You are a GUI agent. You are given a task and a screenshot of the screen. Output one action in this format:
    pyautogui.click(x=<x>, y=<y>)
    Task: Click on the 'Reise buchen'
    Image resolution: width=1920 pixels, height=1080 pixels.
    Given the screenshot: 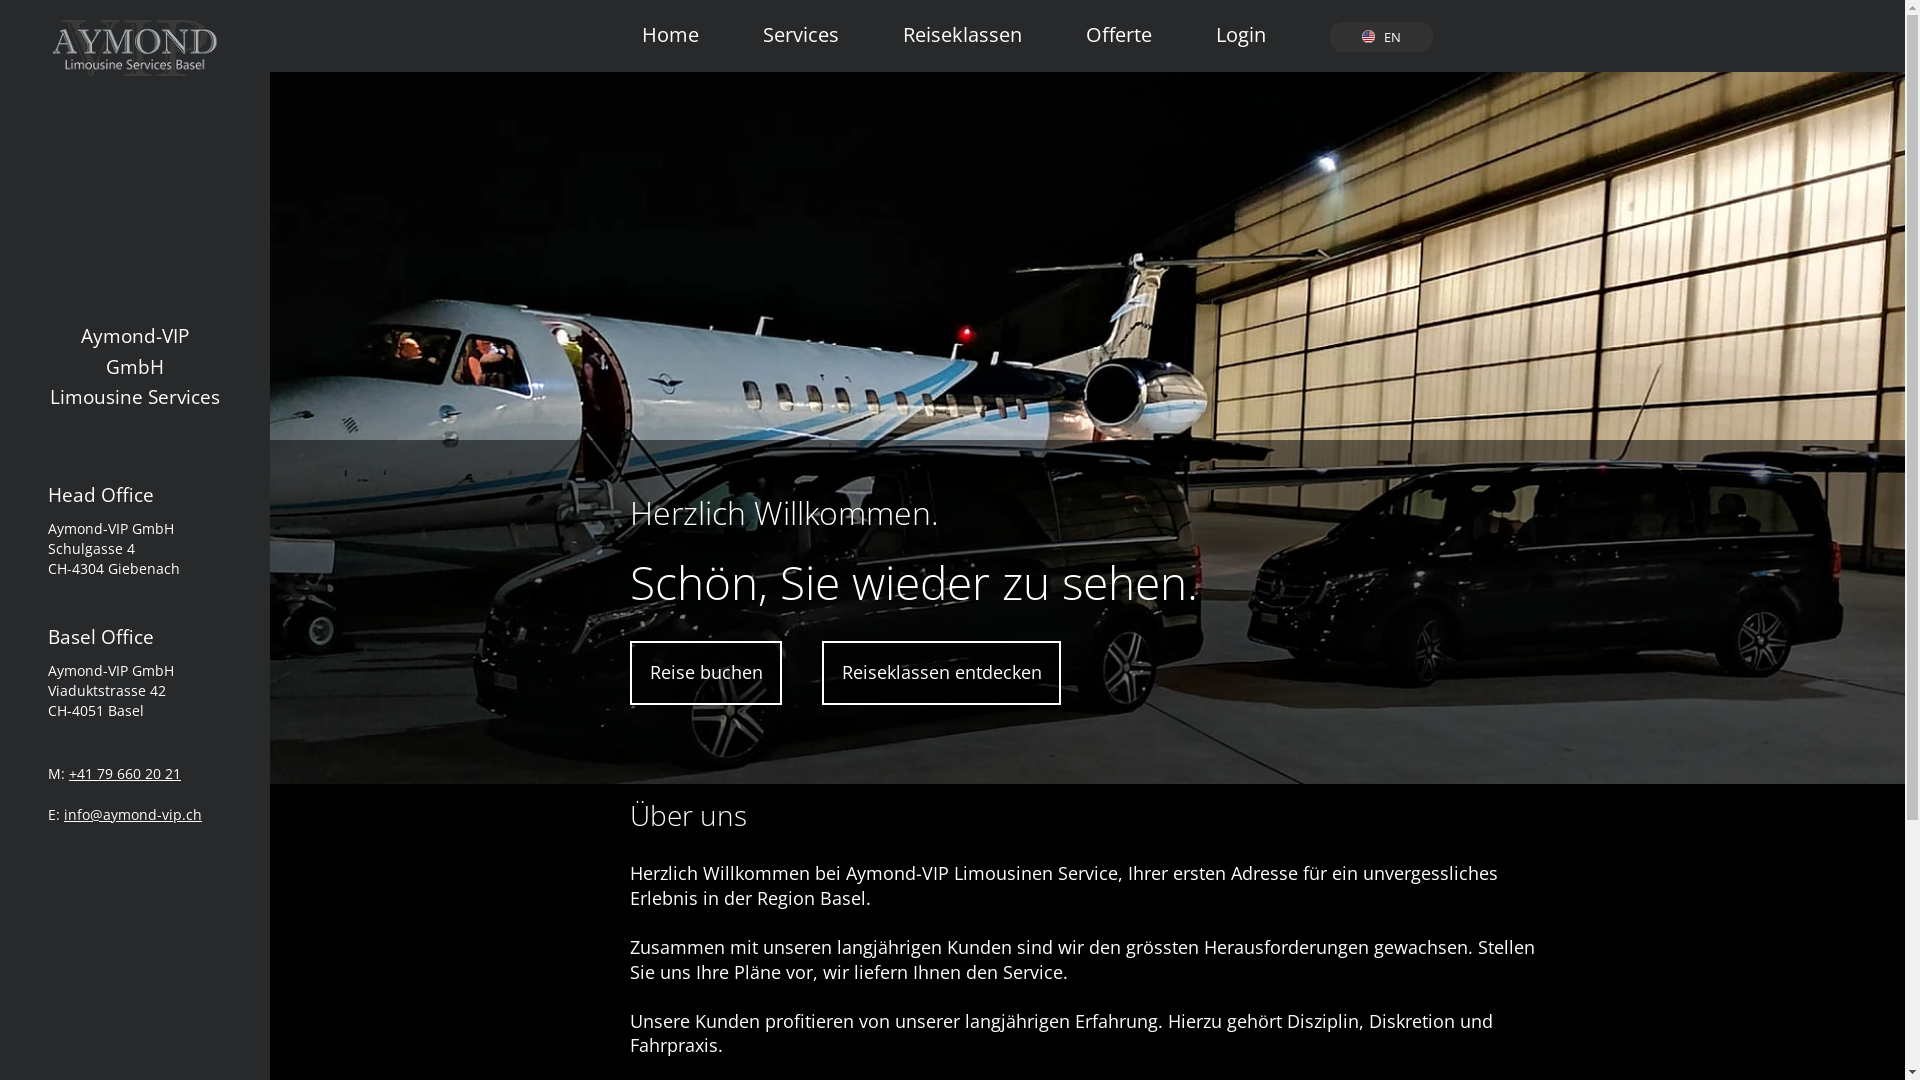 What is the action you would take?
    pyautogui.click(x=705, y=672)
    